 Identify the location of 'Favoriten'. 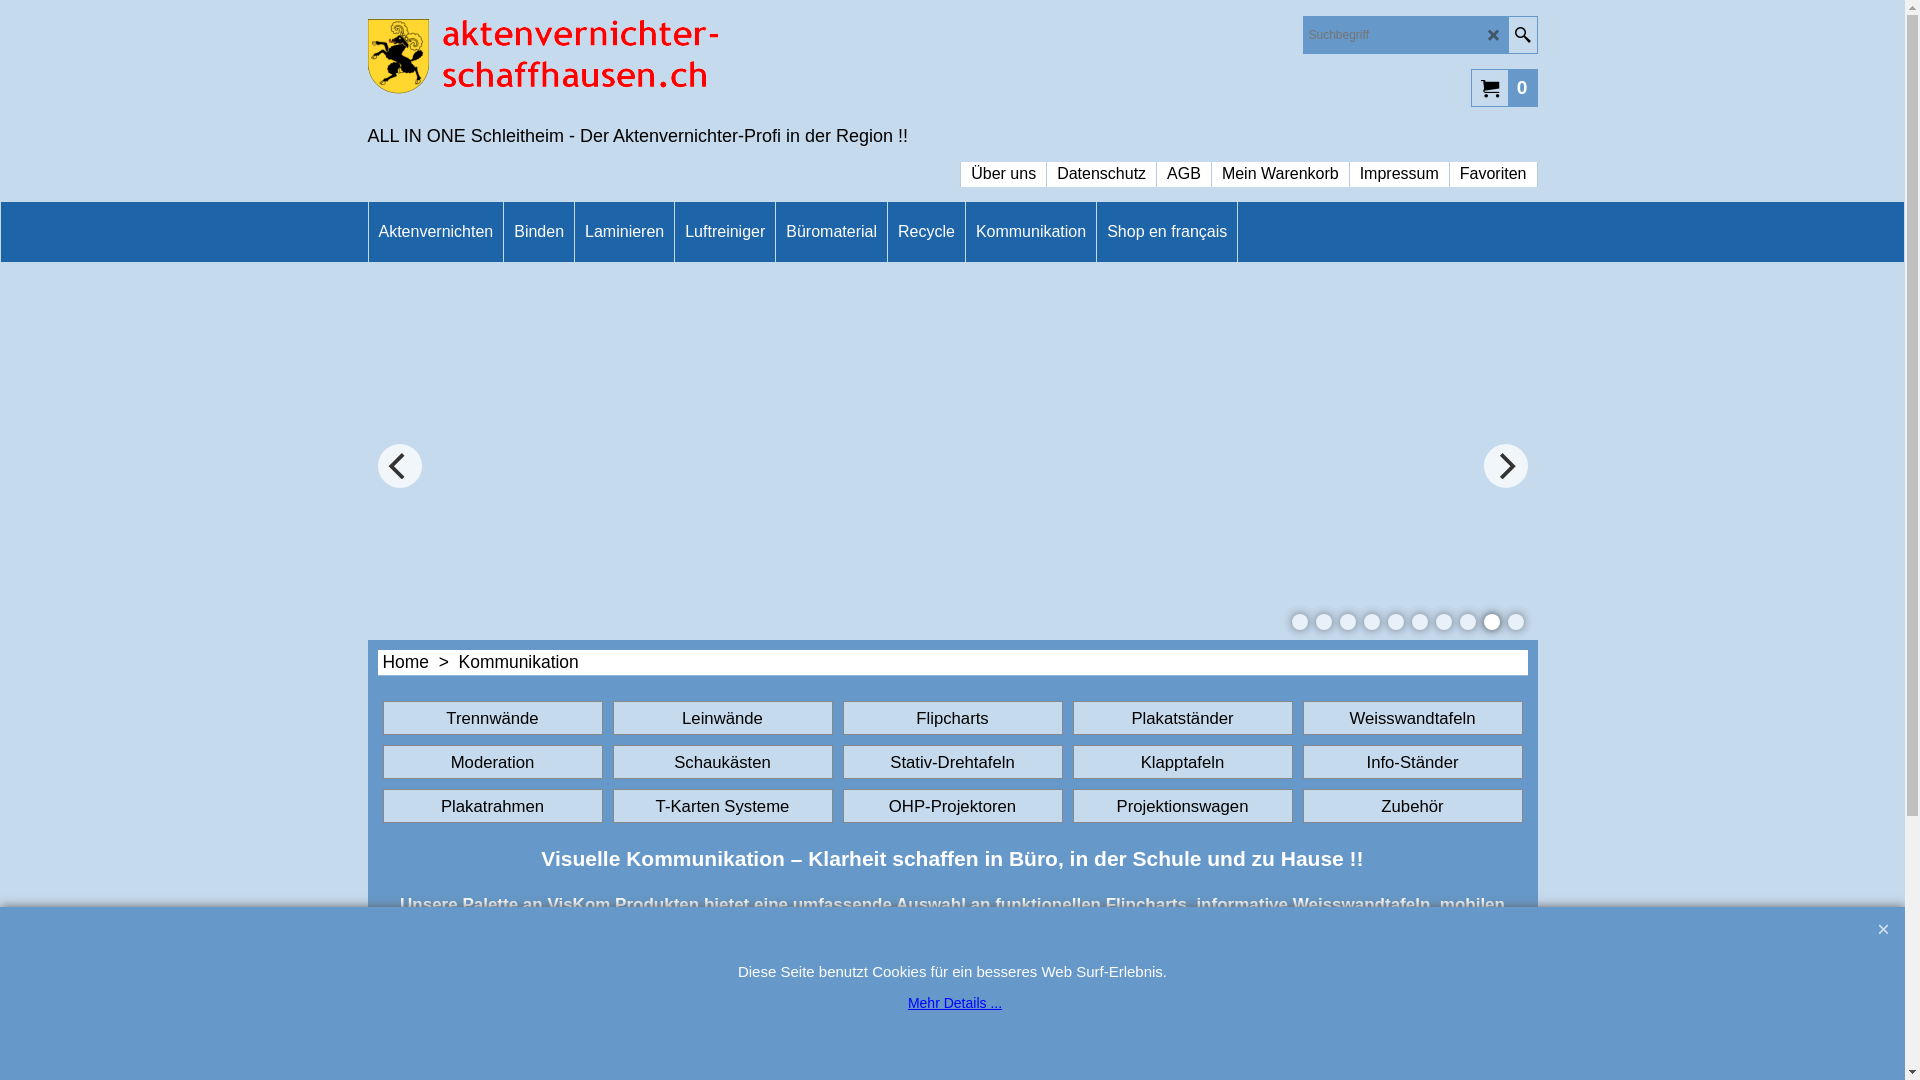
(1493, 163).